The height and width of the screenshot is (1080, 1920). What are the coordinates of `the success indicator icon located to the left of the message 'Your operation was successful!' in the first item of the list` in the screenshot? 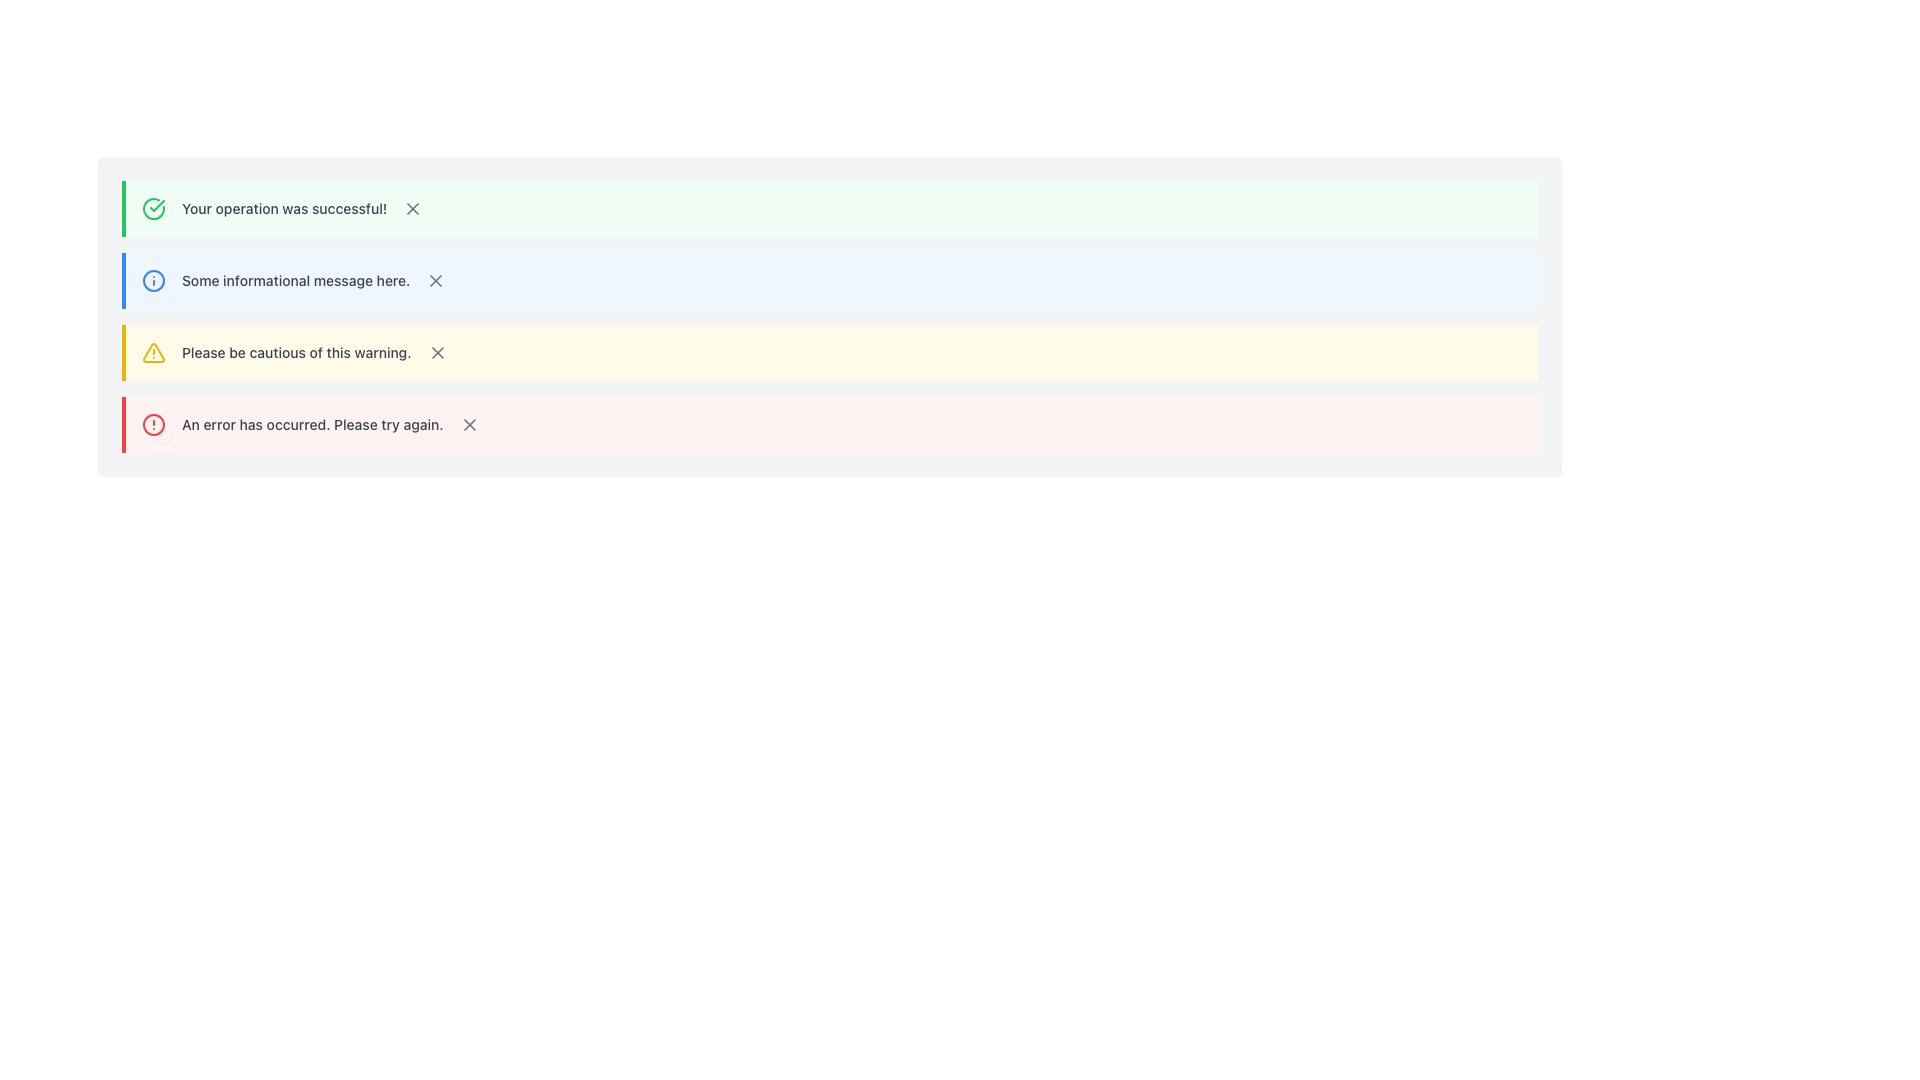 It's located at (152, 208).